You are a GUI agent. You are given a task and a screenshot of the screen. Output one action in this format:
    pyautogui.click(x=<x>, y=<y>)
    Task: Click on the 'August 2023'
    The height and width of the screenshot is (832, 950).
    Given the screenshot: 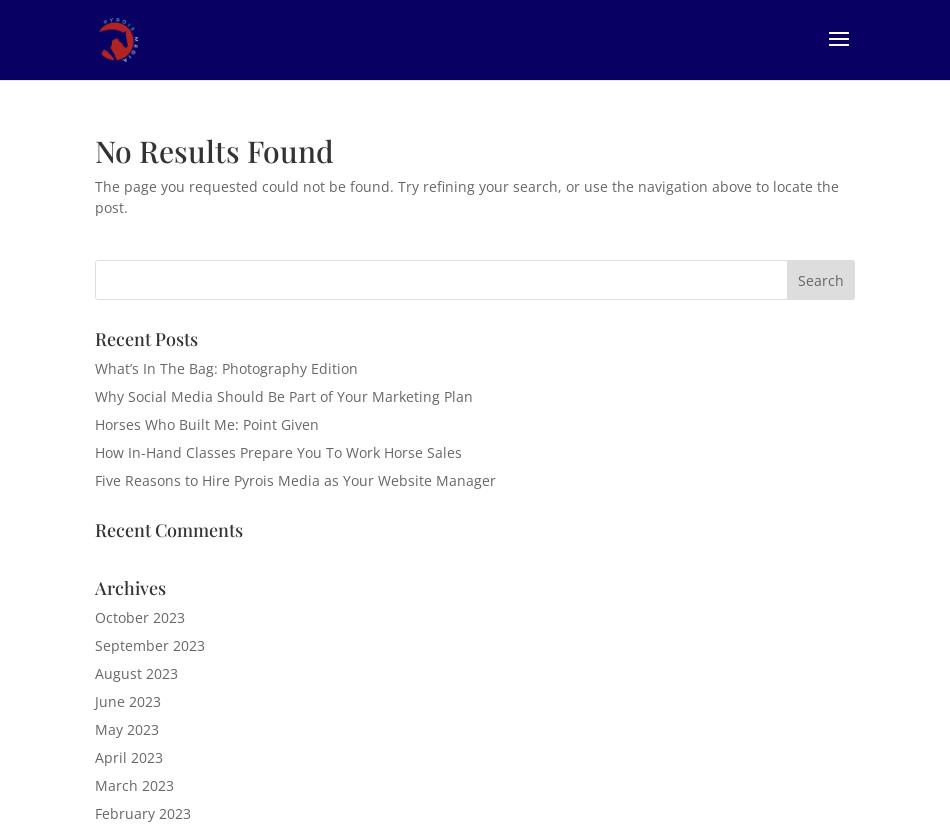 What is the action you would take?
    pyautogui.click(x=136, y=673)
    